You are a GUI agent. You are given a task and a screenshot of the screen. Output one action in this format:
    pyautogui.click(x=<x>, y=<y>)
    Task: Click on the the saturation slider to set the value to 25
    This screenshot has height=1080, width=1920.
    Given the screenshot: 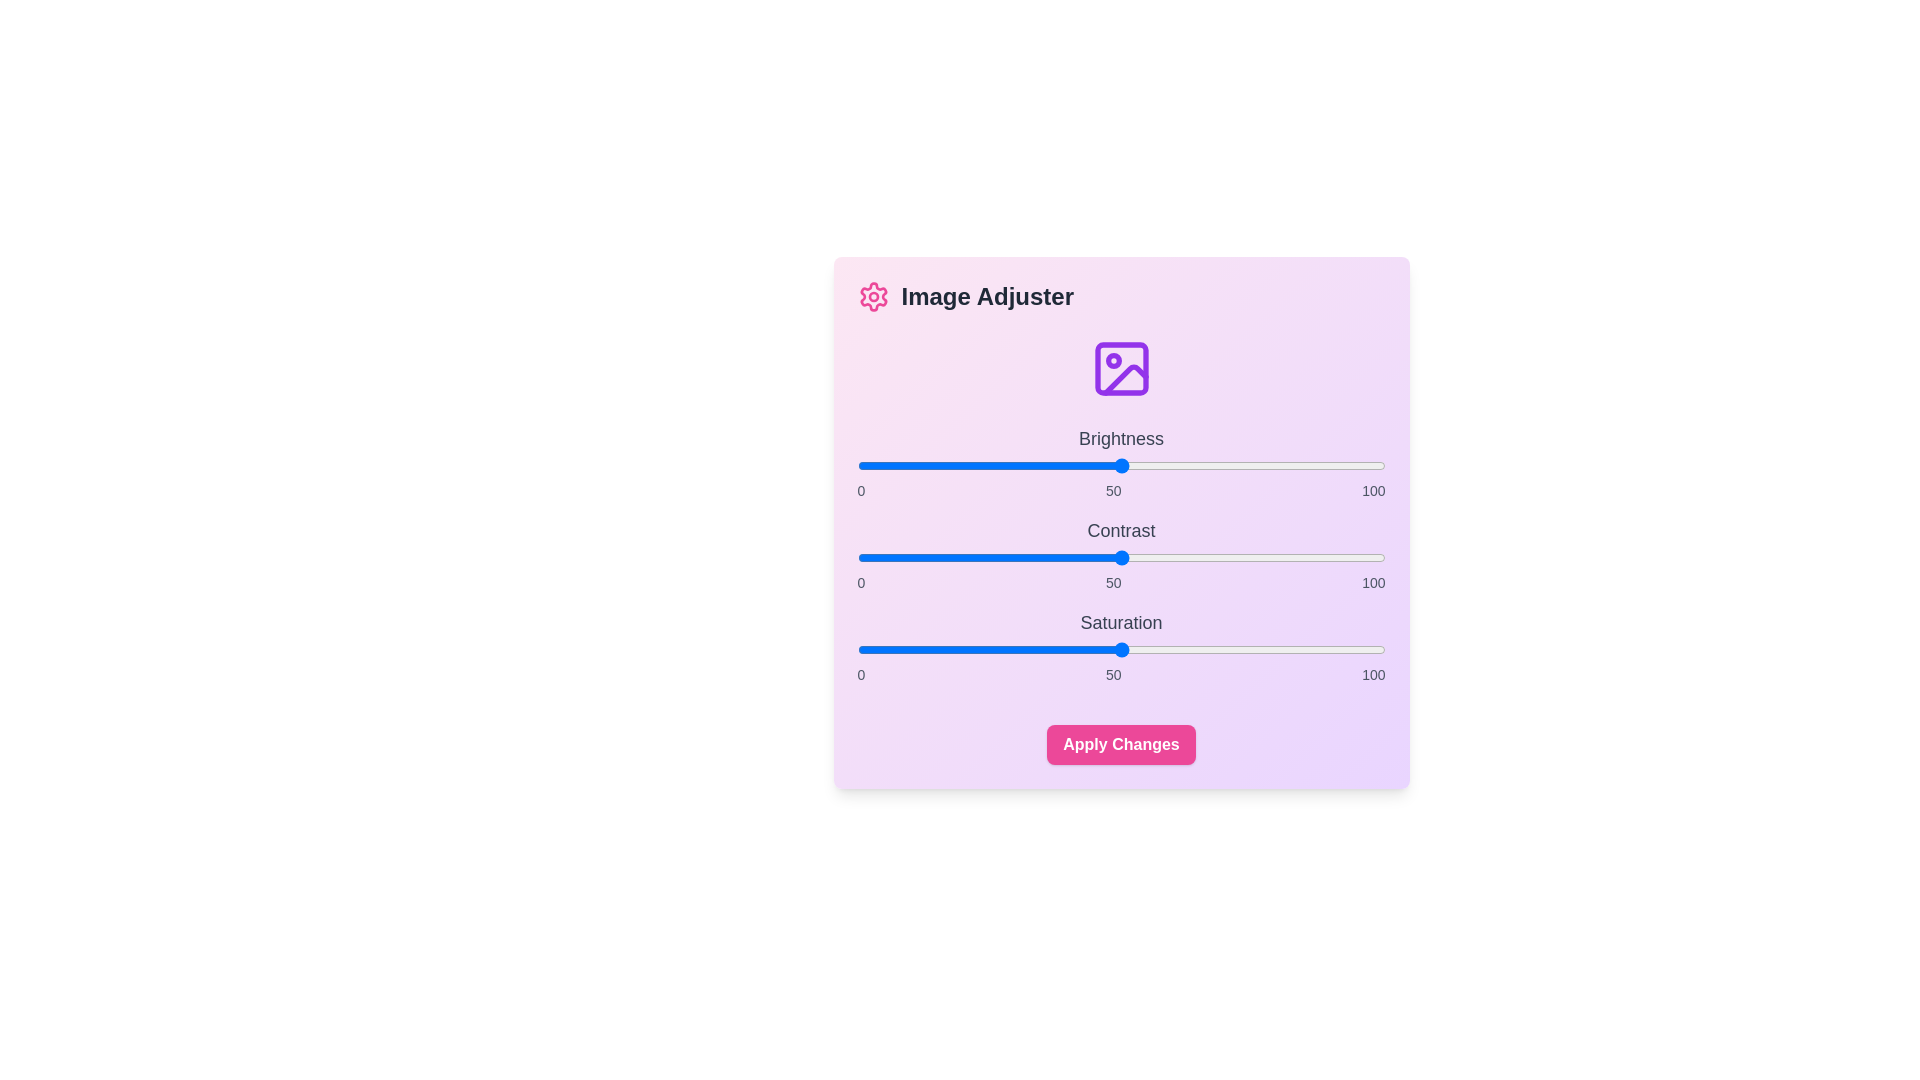 What is the action you would take?
    pyautogui.click(x=989, y=650)
    